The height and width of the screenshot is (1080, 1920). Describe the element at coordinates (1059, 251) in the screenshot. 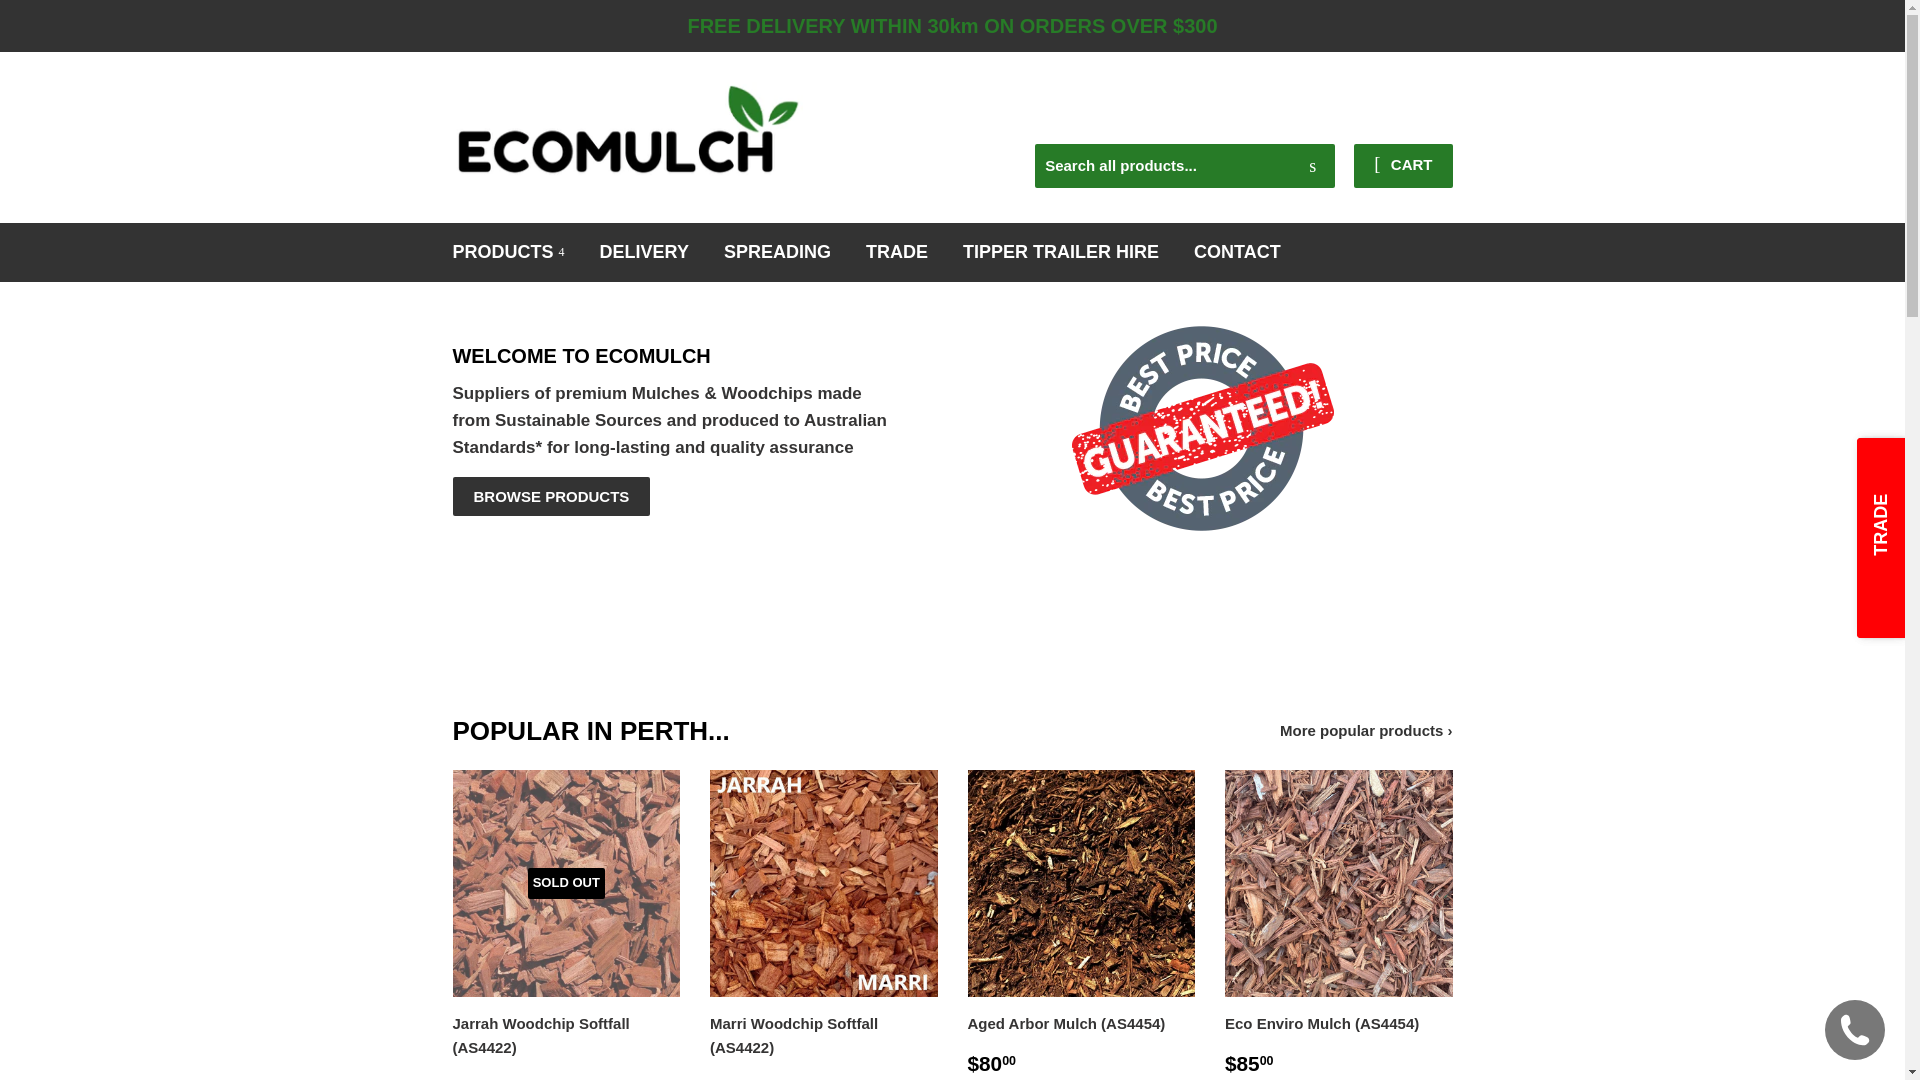

I see `'TIPPER TRAILER HIRE'` at that location.